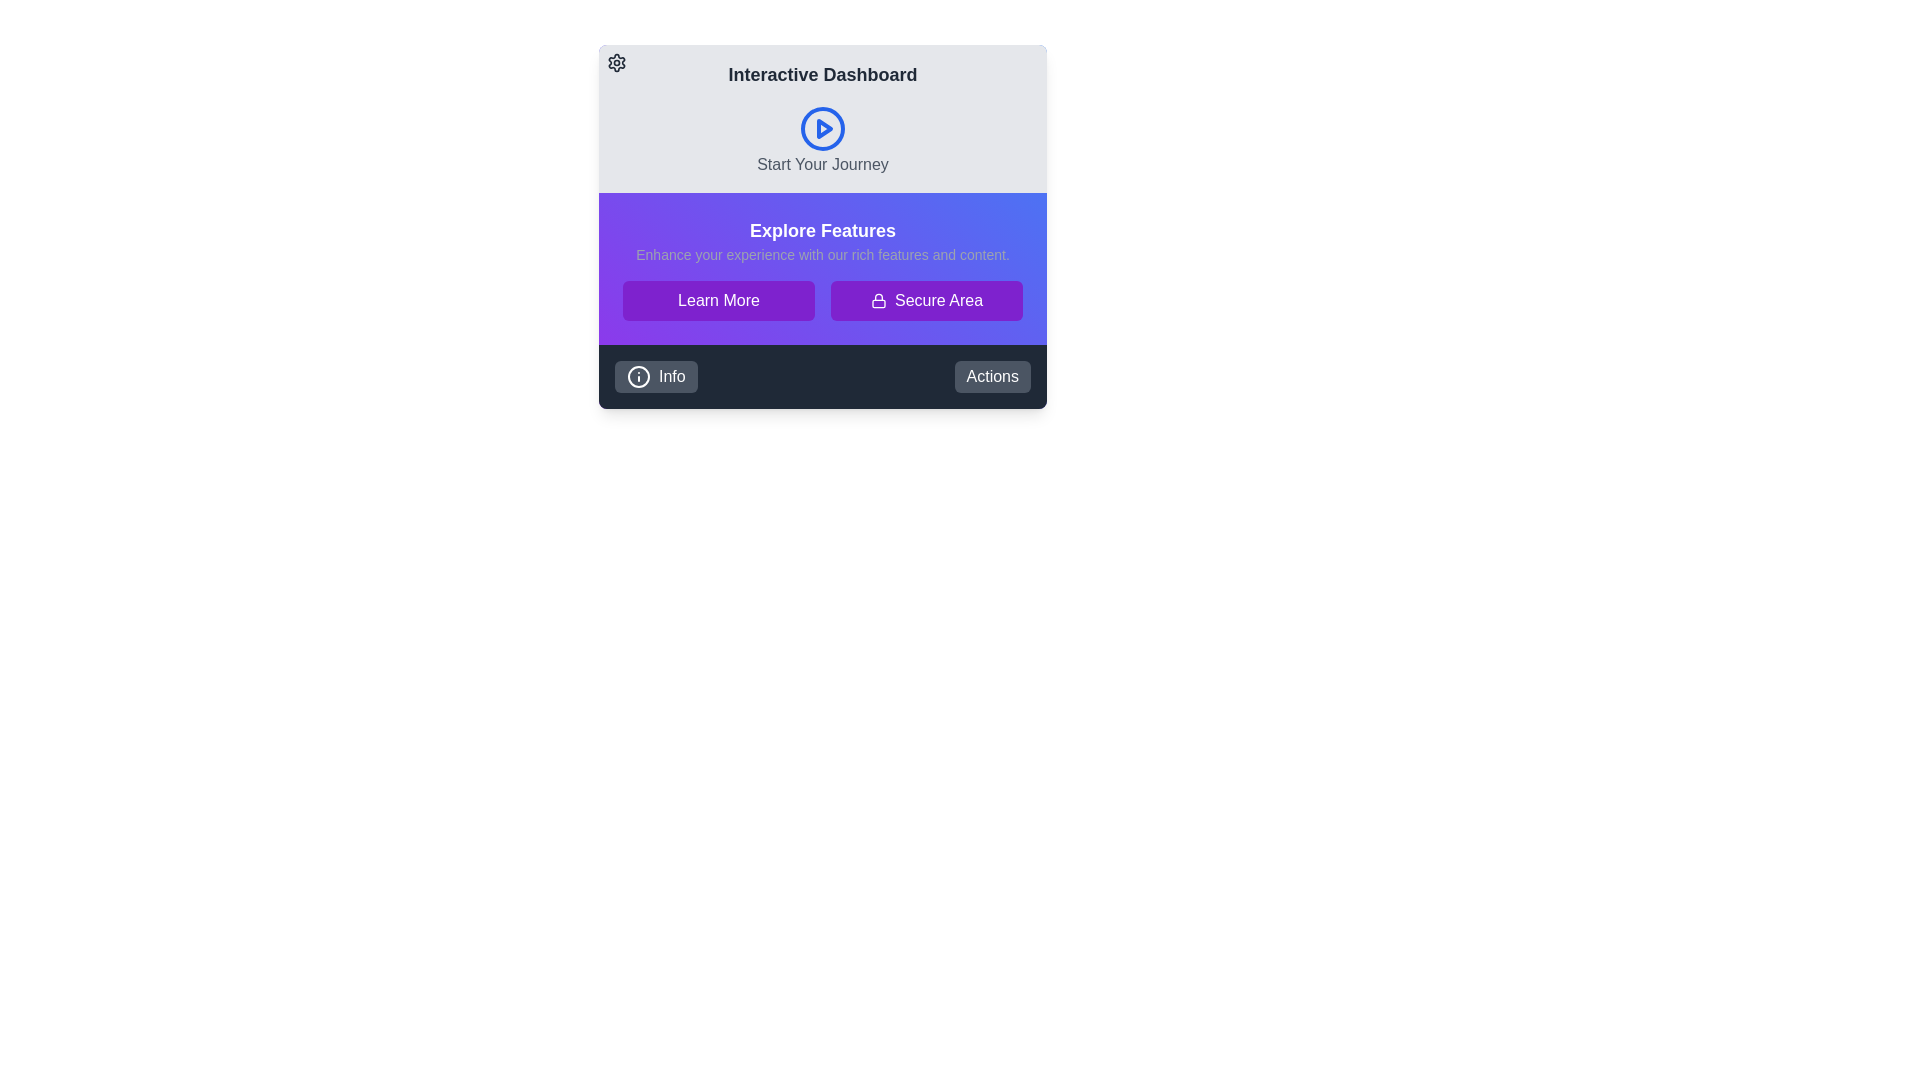 The height and width of the screenshot is (1080, 1920). Describe the element at coordinates (938, 300) in the screenshot. I see `the purple button labeled 'Secure Area' which contains the text label` at that location.